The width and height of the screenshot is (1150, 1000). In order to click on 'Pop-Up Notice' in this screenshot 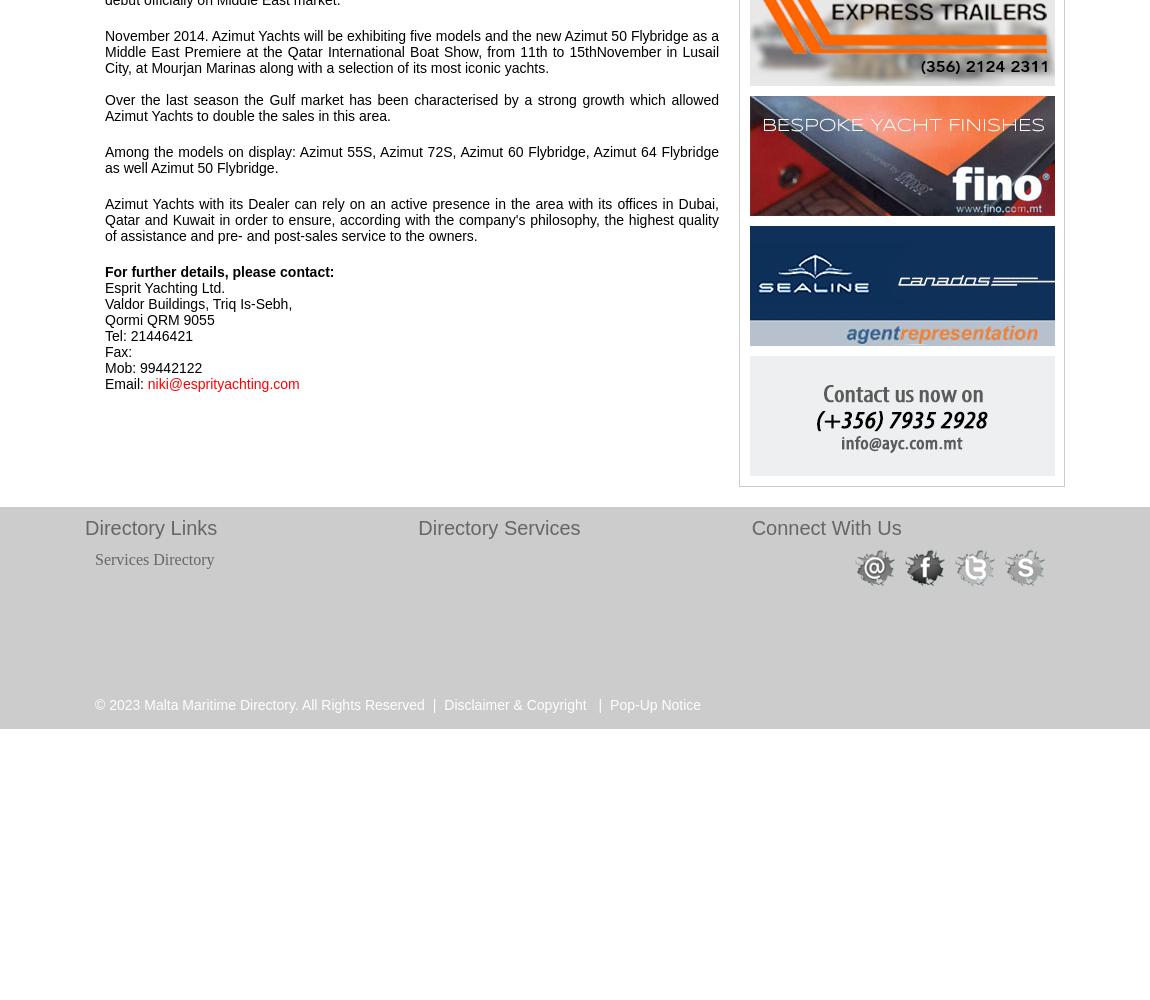, I will do `click(608, 704)`.